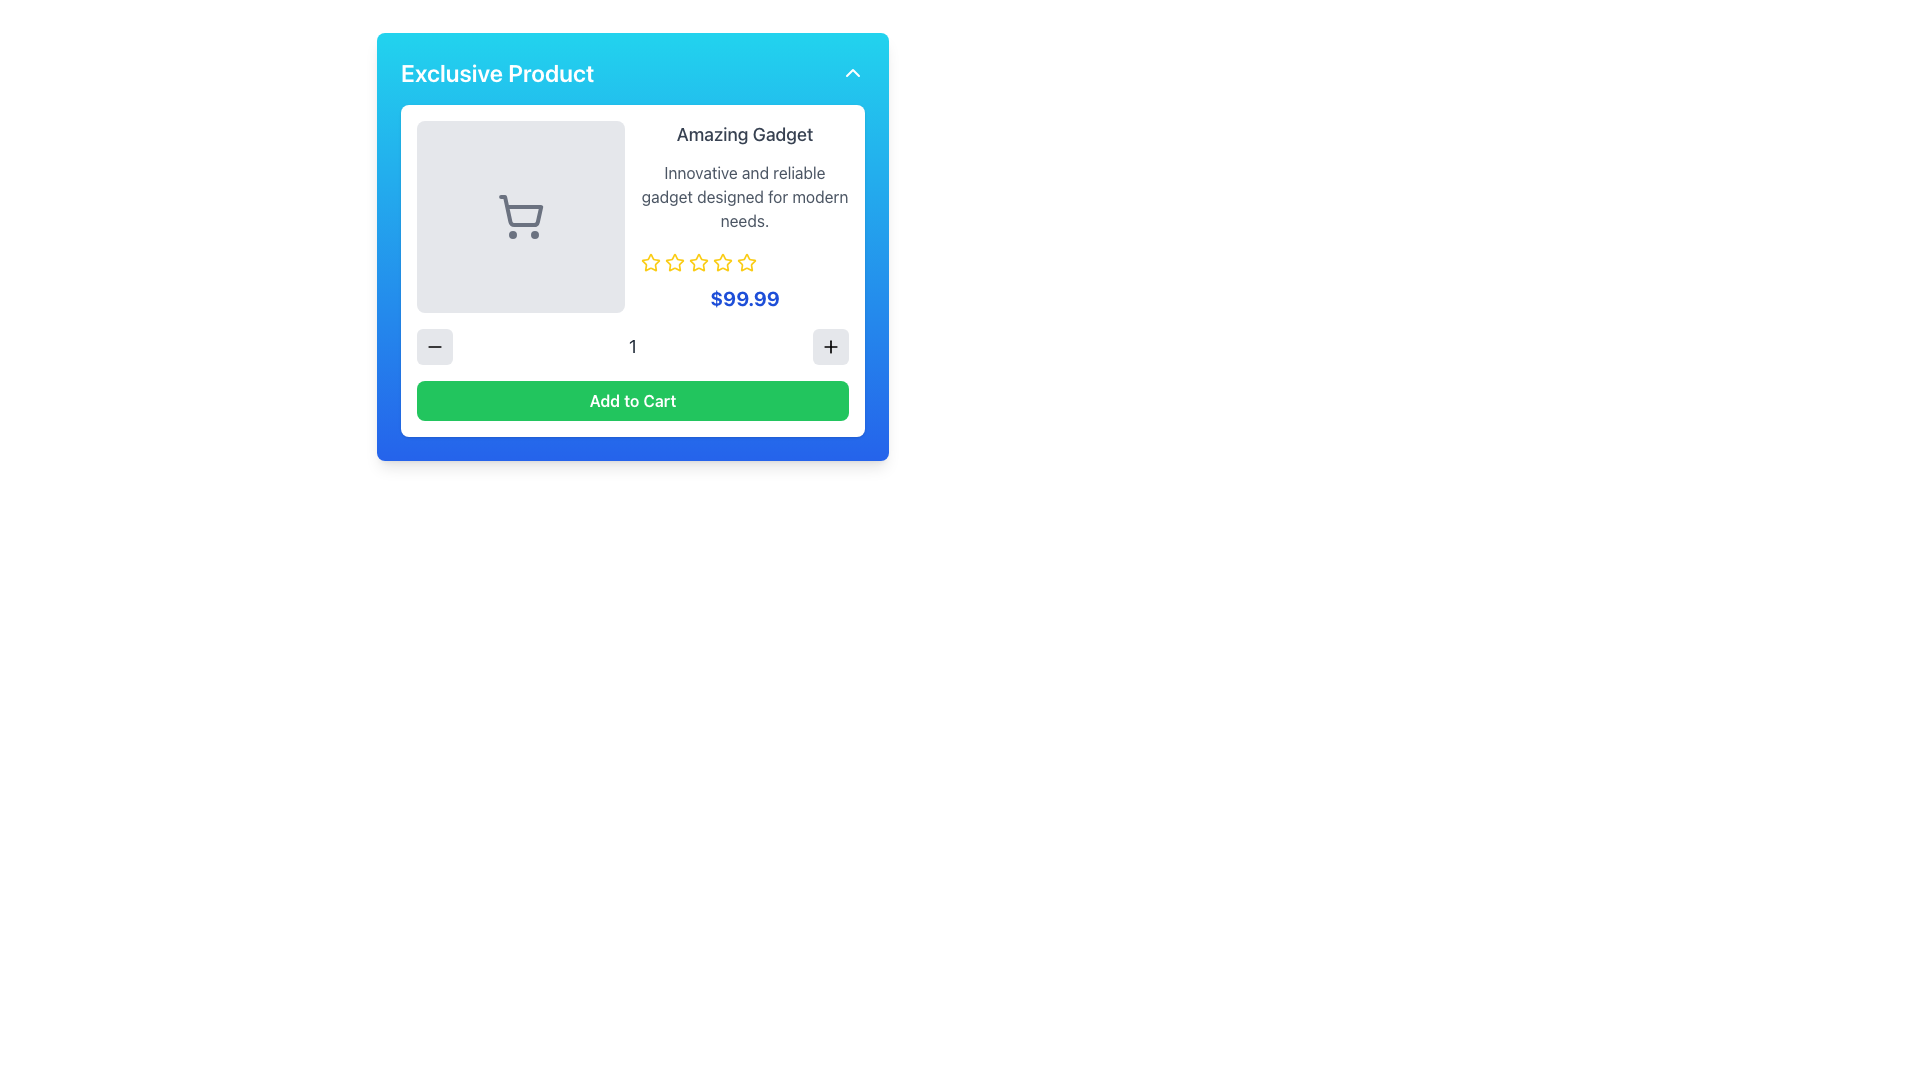 The width and height of the screenshot is (1920, 1080). What do you see at coordinates (722, 261) in the screenshot?
I see `the sixth star icon, which is filled with yellow color and represents a rating feature, to interact with the rating system` at bounding box center [722, 261].